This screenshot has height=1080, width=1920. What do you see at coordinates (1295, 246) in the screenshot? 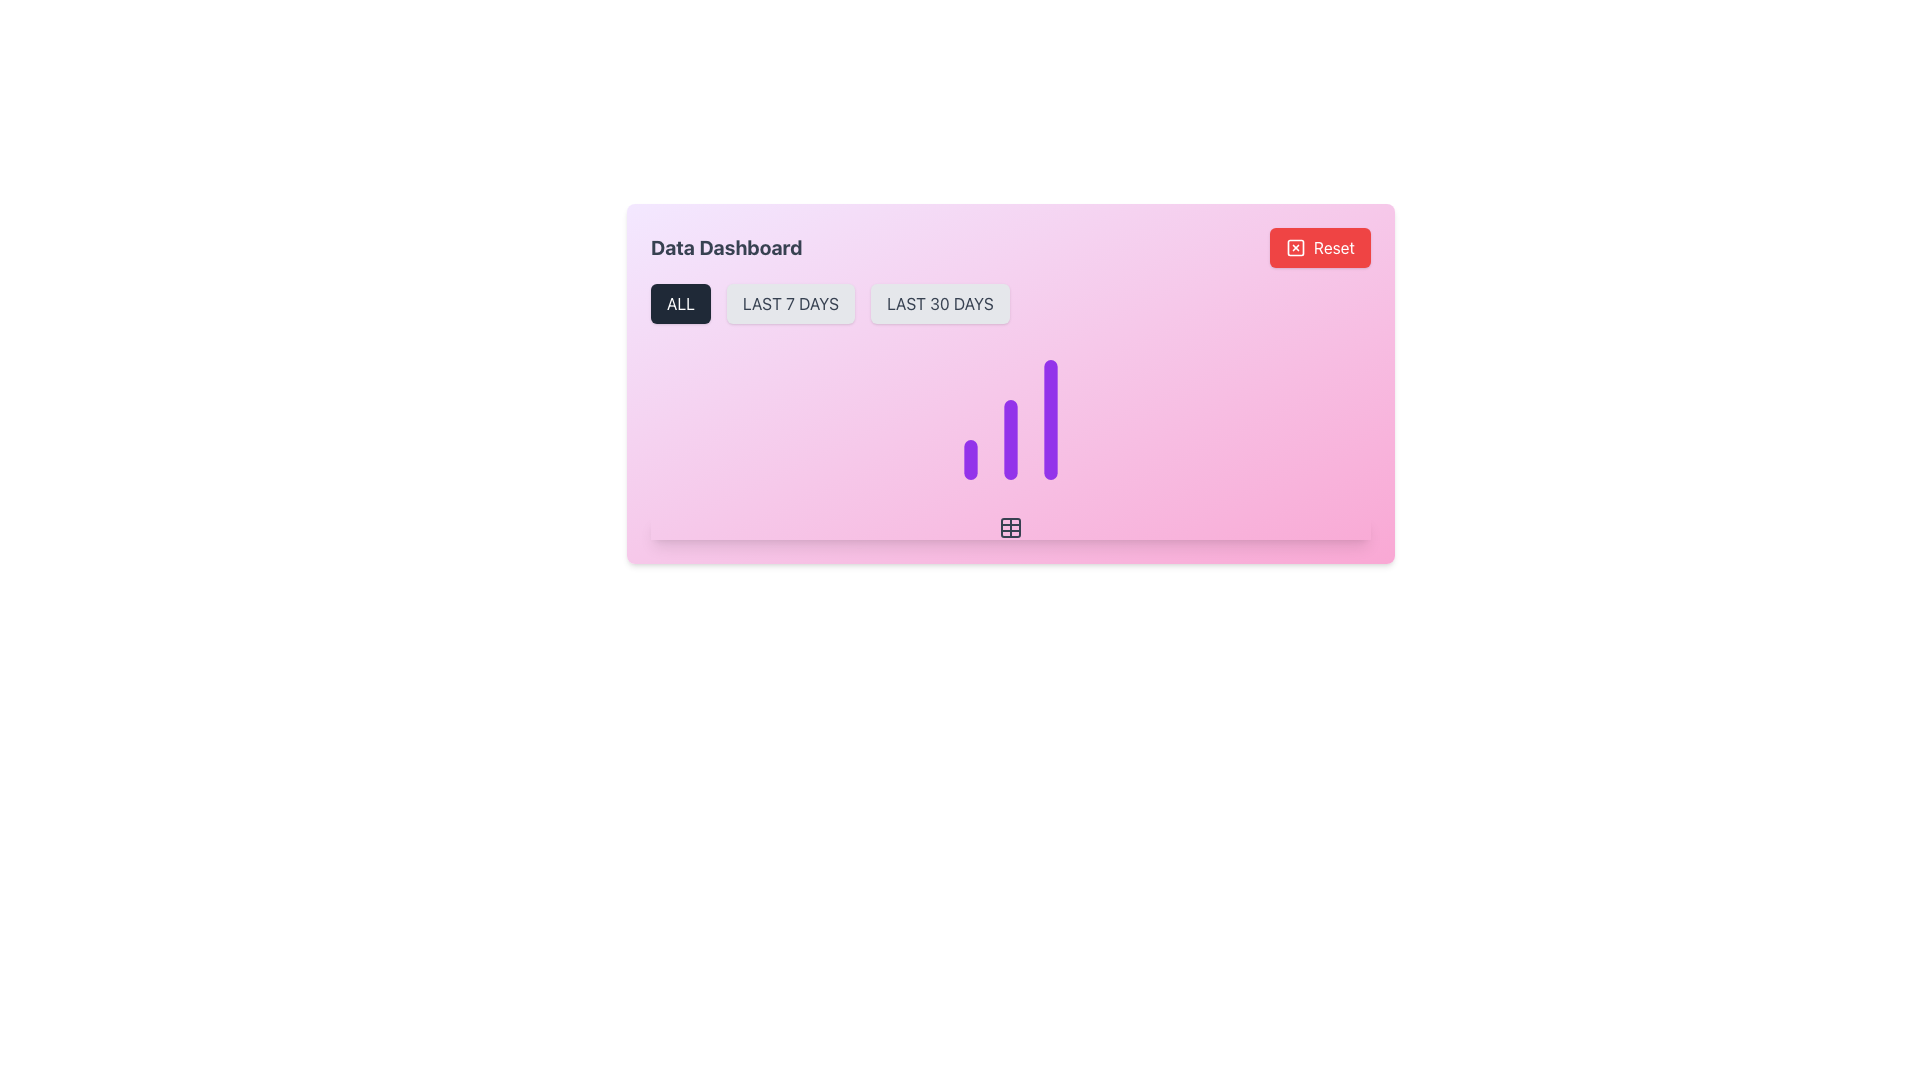
I see `the red square icon with a white border containing the '×' symbol, located to the left of the 'Reset' text in the top-right corner of the interface` at bounding box center [1295, 246].